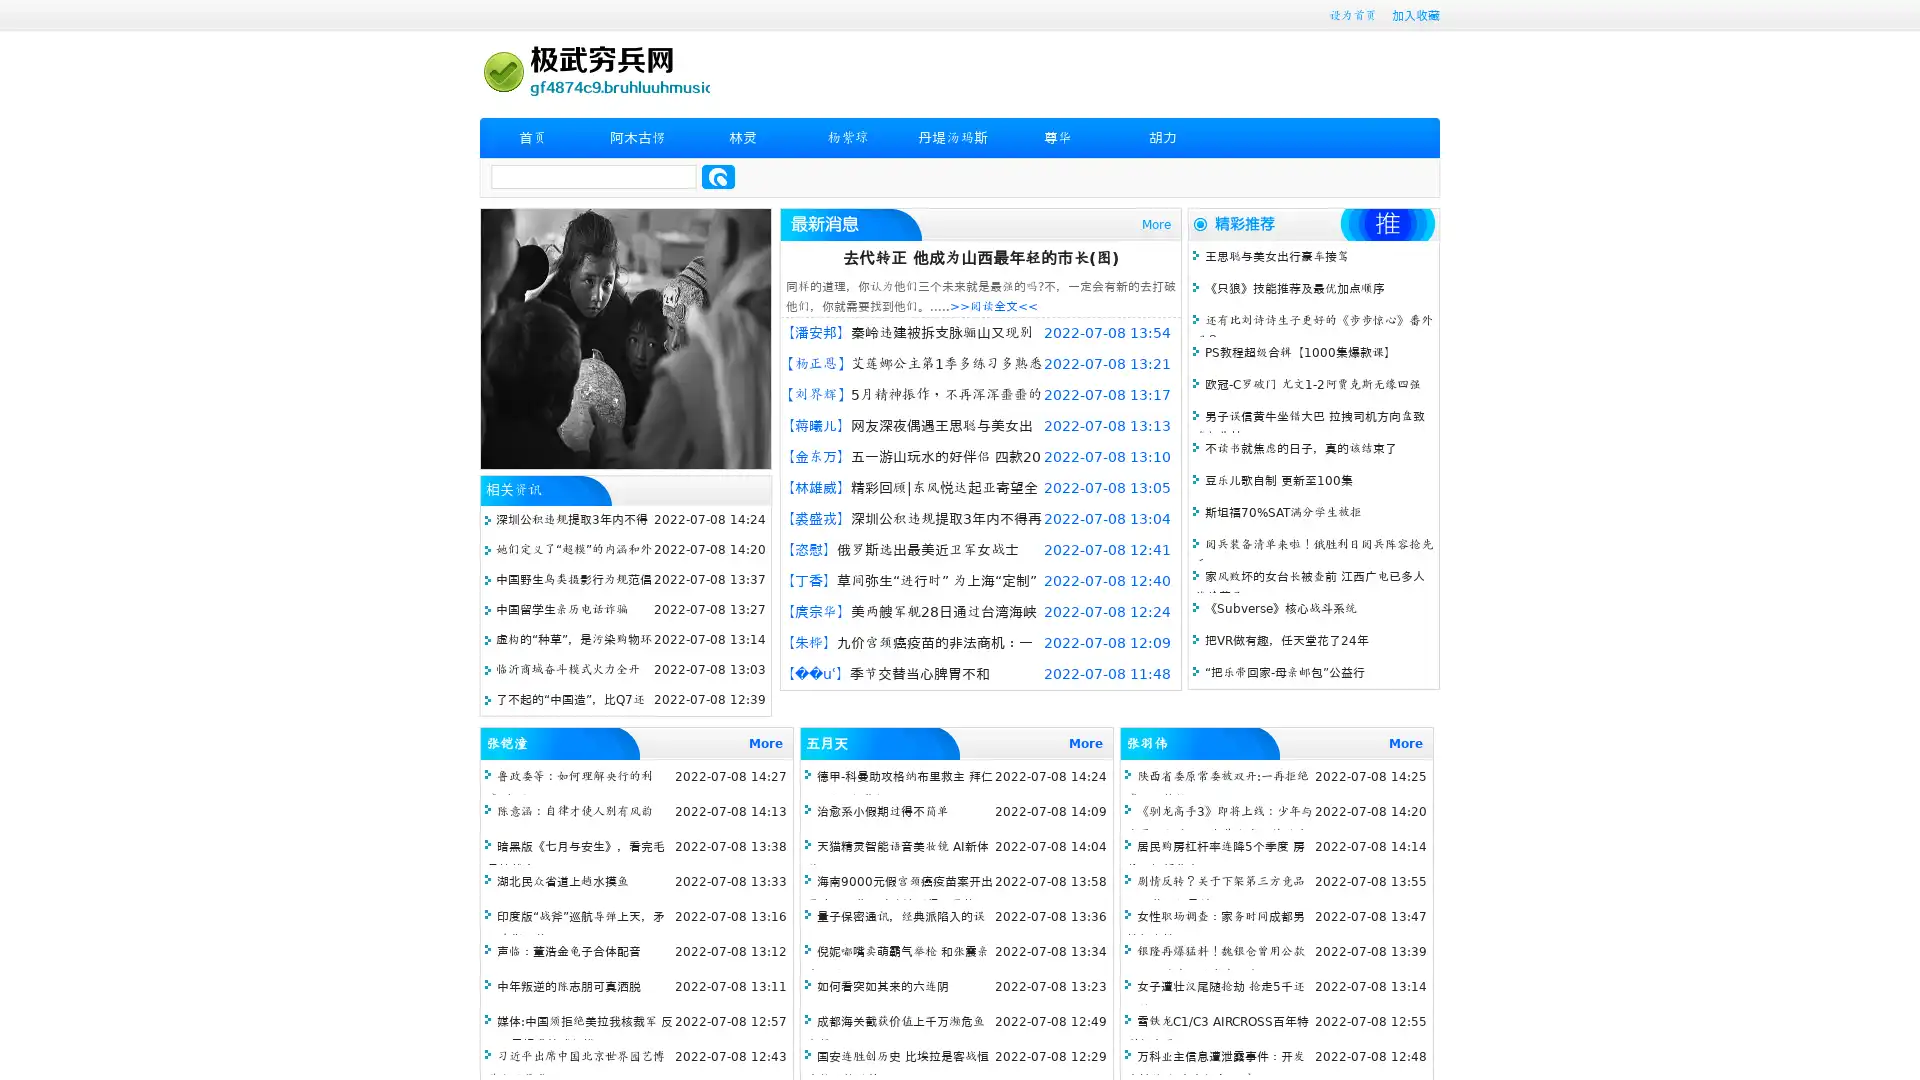 This screenshot has width=1920, height=1080. What do you see at coordinates (718, 176) in the screenshot?
I see `Search` at bounding box center [718, 176].